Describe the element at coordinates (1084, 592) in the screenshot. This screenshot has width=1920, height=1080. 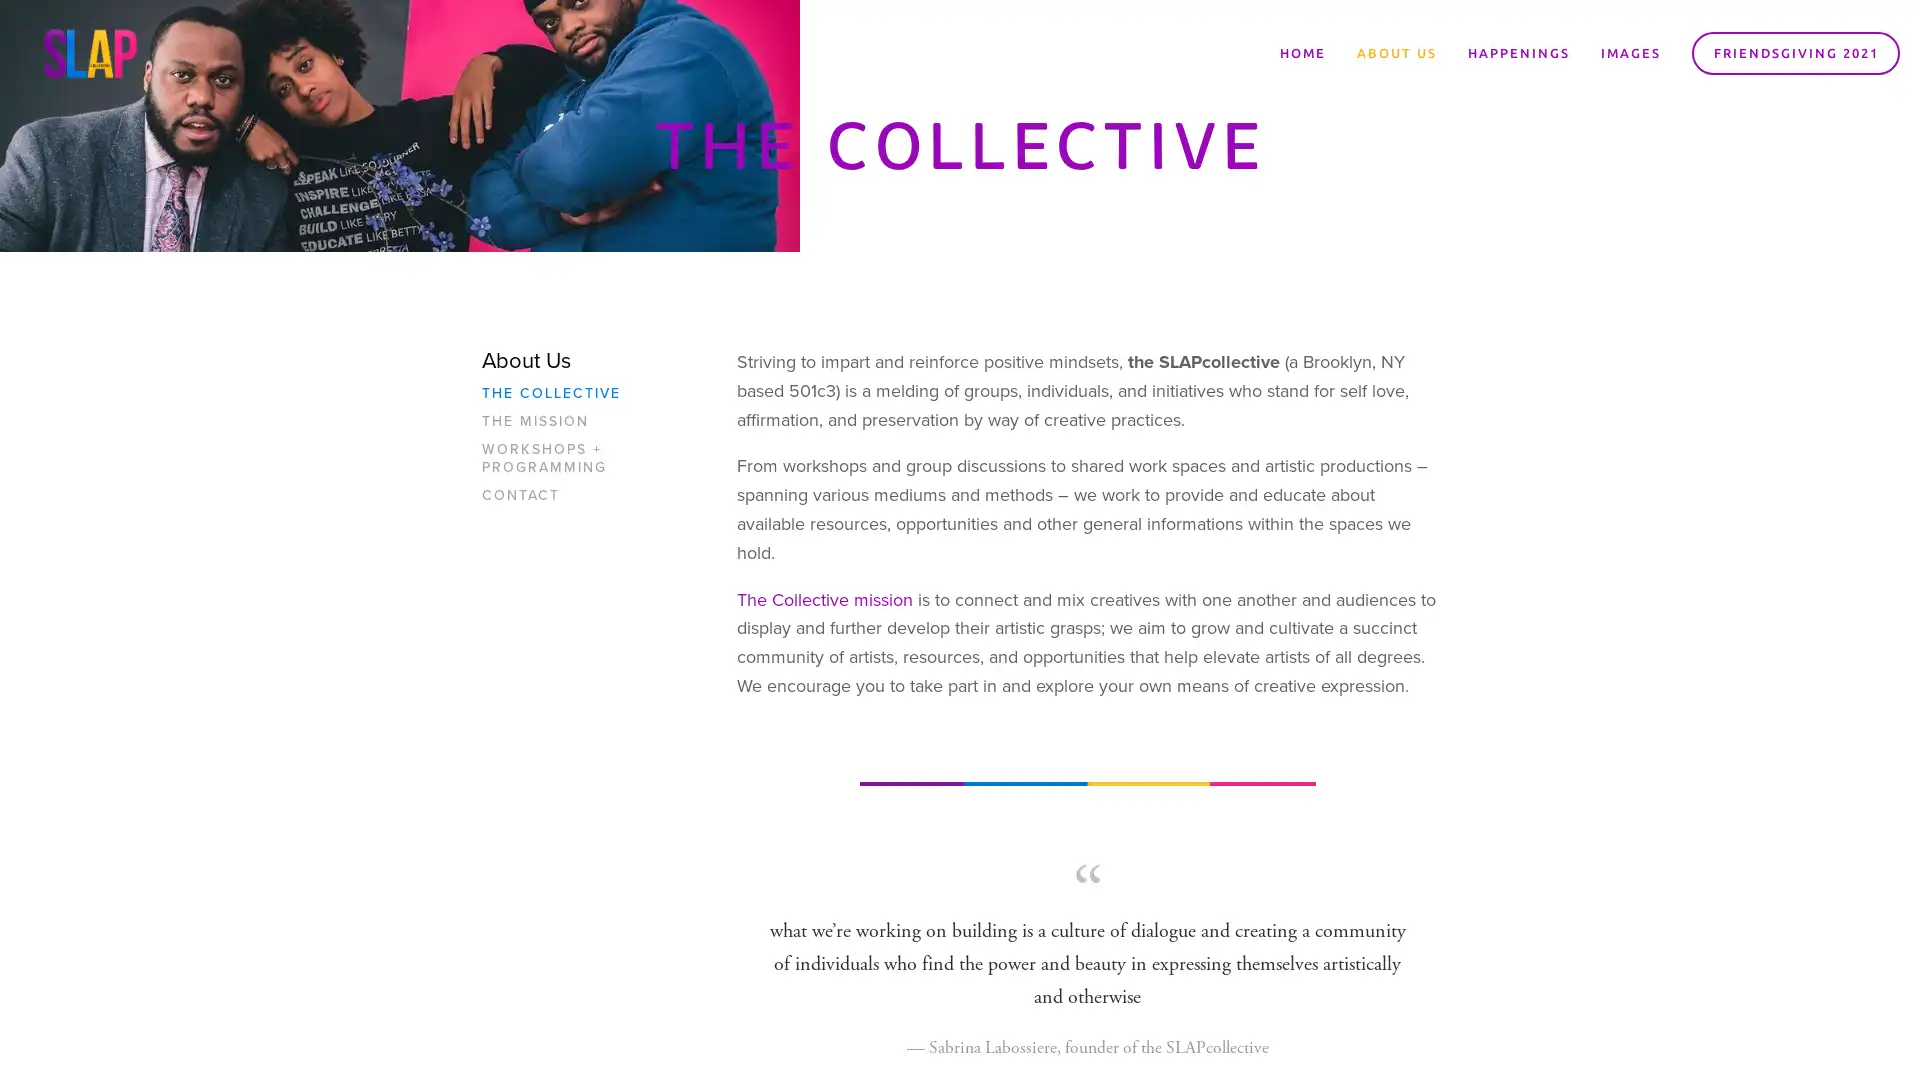
I see `get mo' SLAP!` at that location.